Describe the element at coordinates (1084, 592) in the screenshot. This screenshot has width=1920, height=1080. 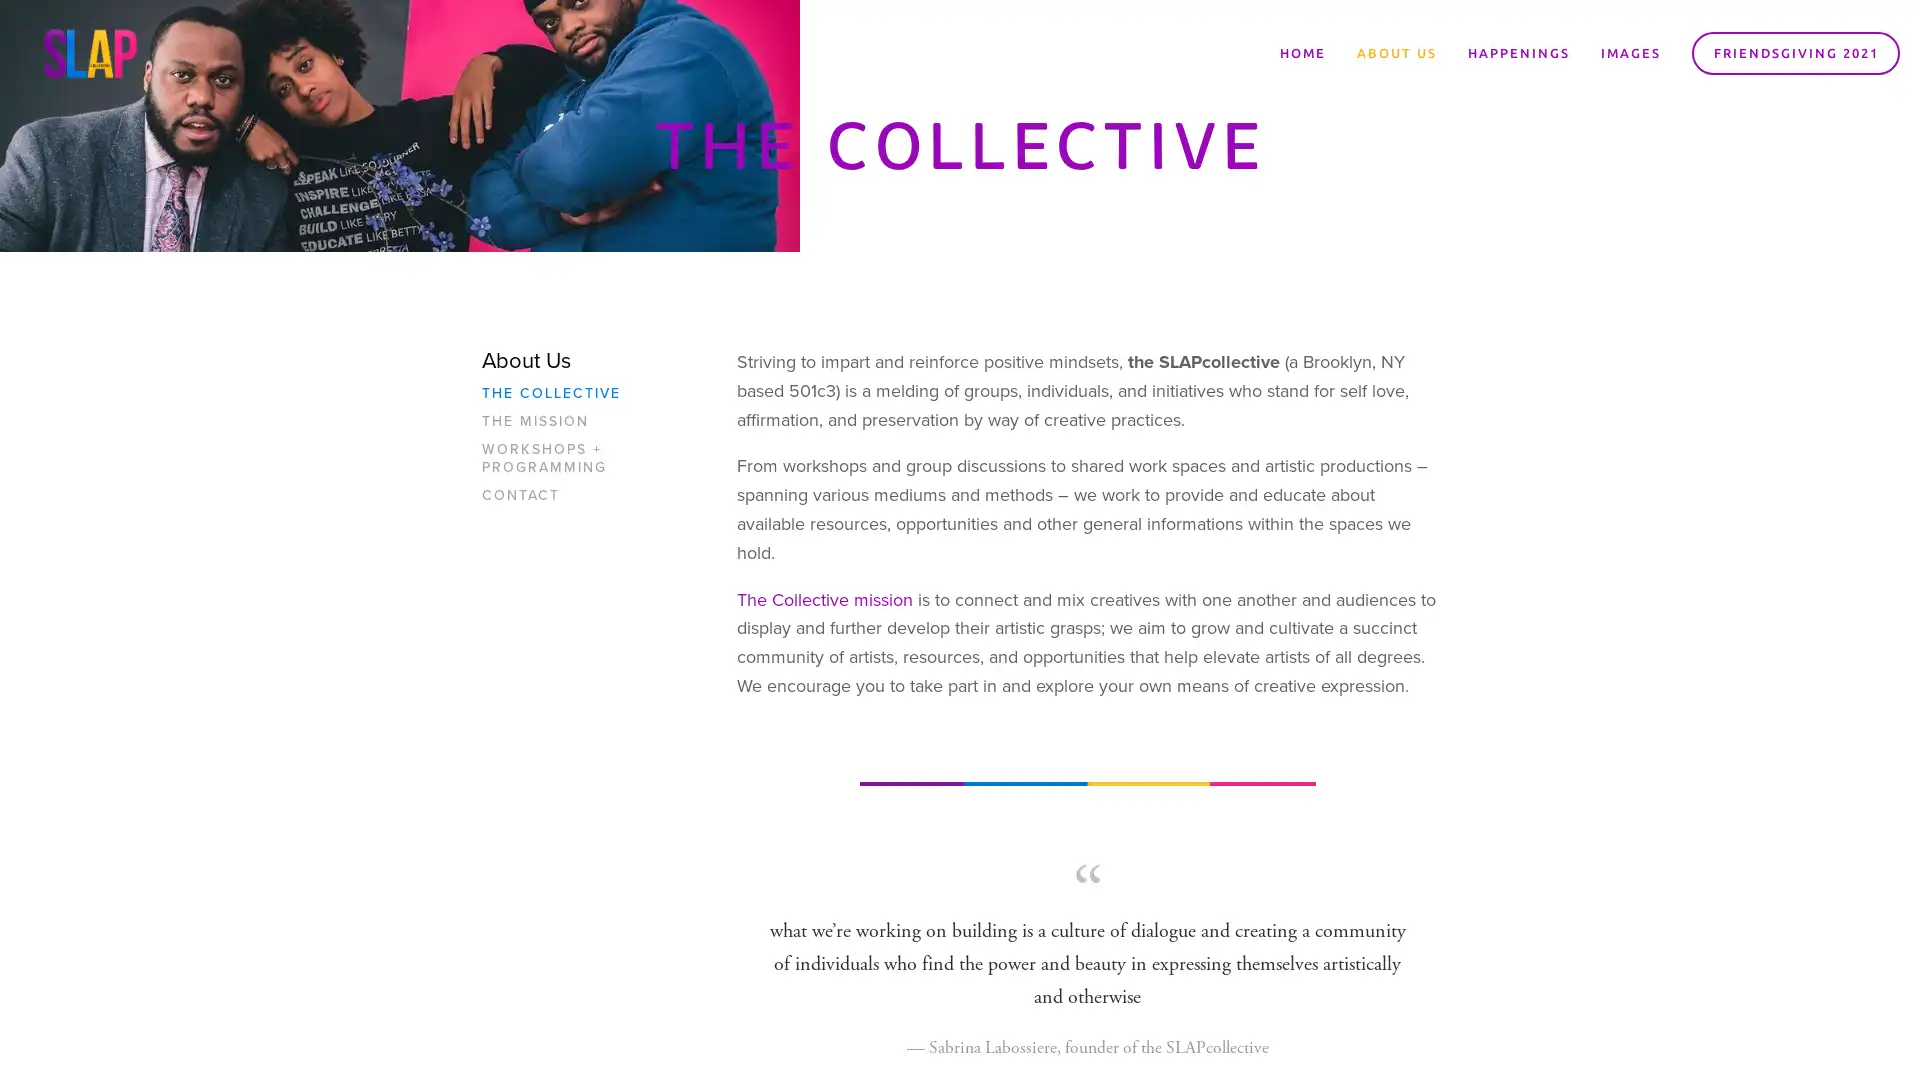
I see `get mo' SLAP!` at that location.